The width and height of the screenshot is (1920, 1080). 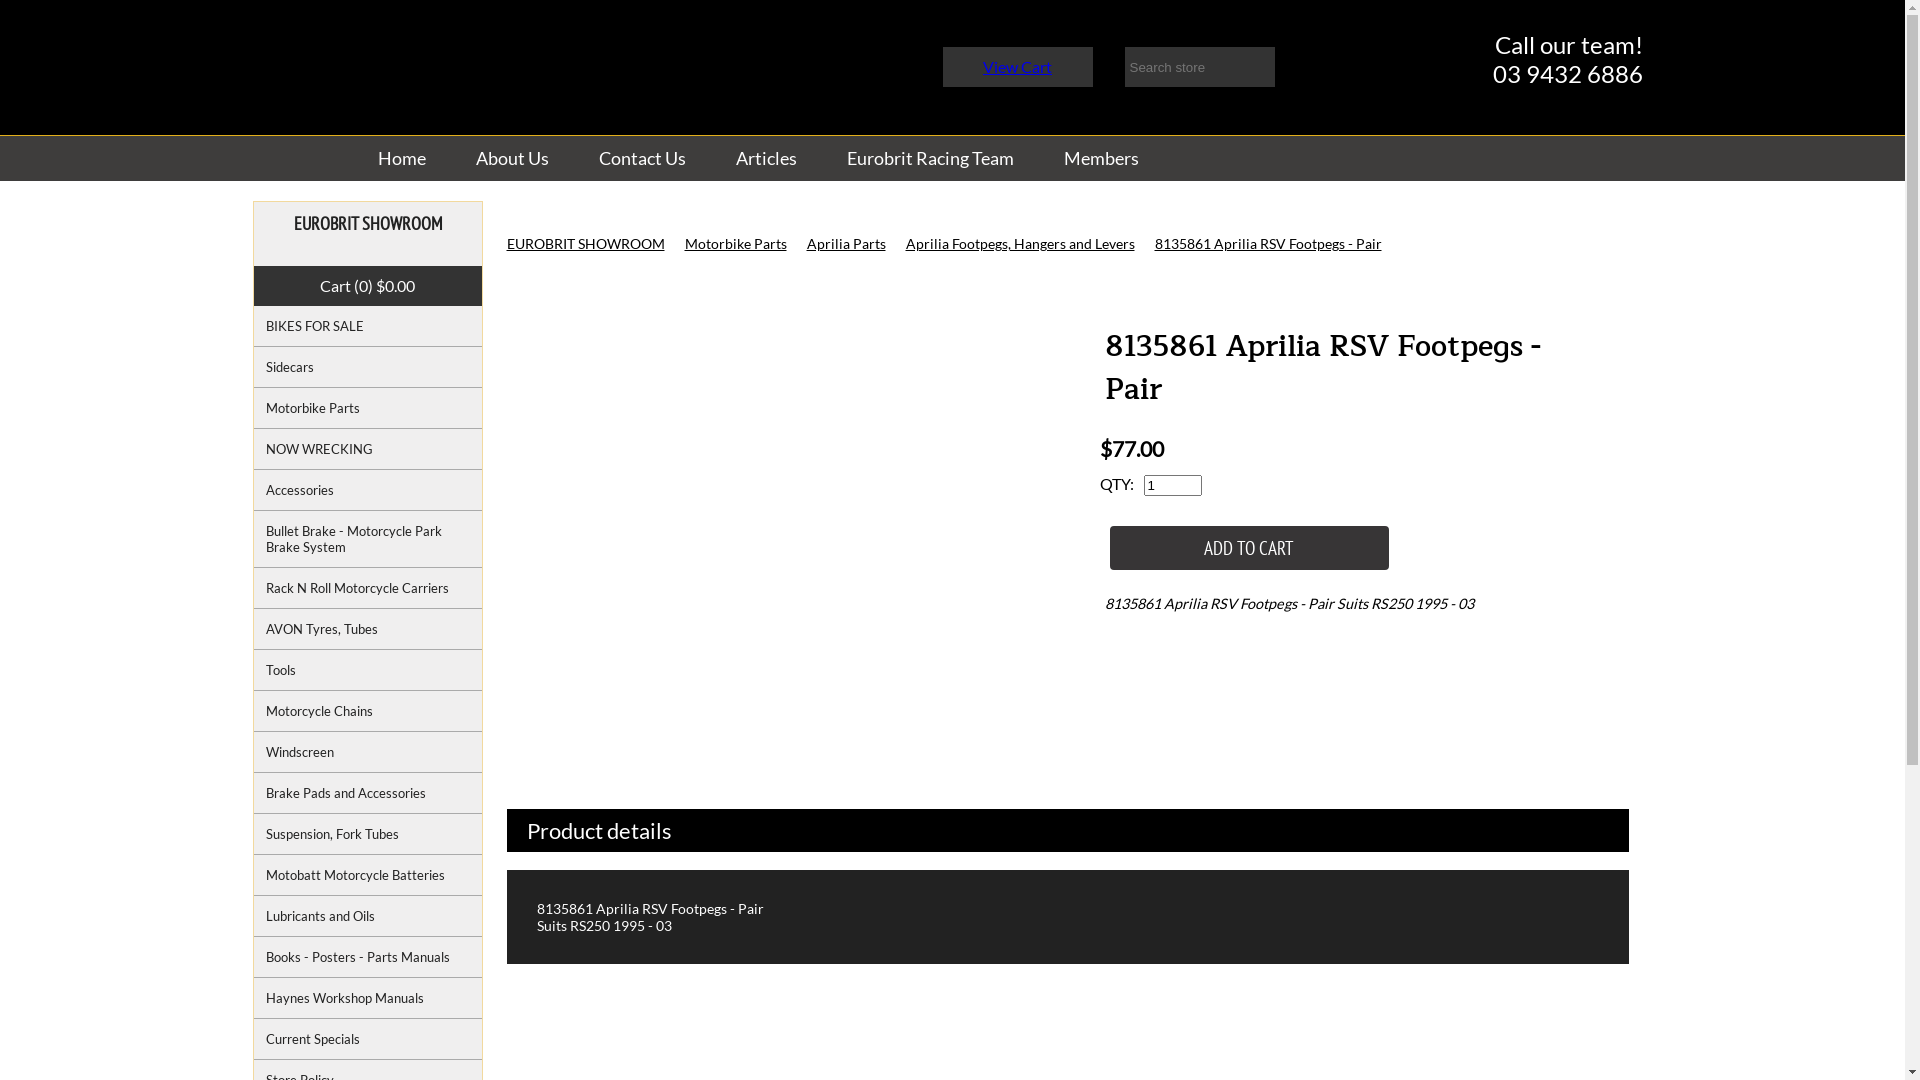 I want to click on 'Motorbike Parts', so click(x=368, y=407).